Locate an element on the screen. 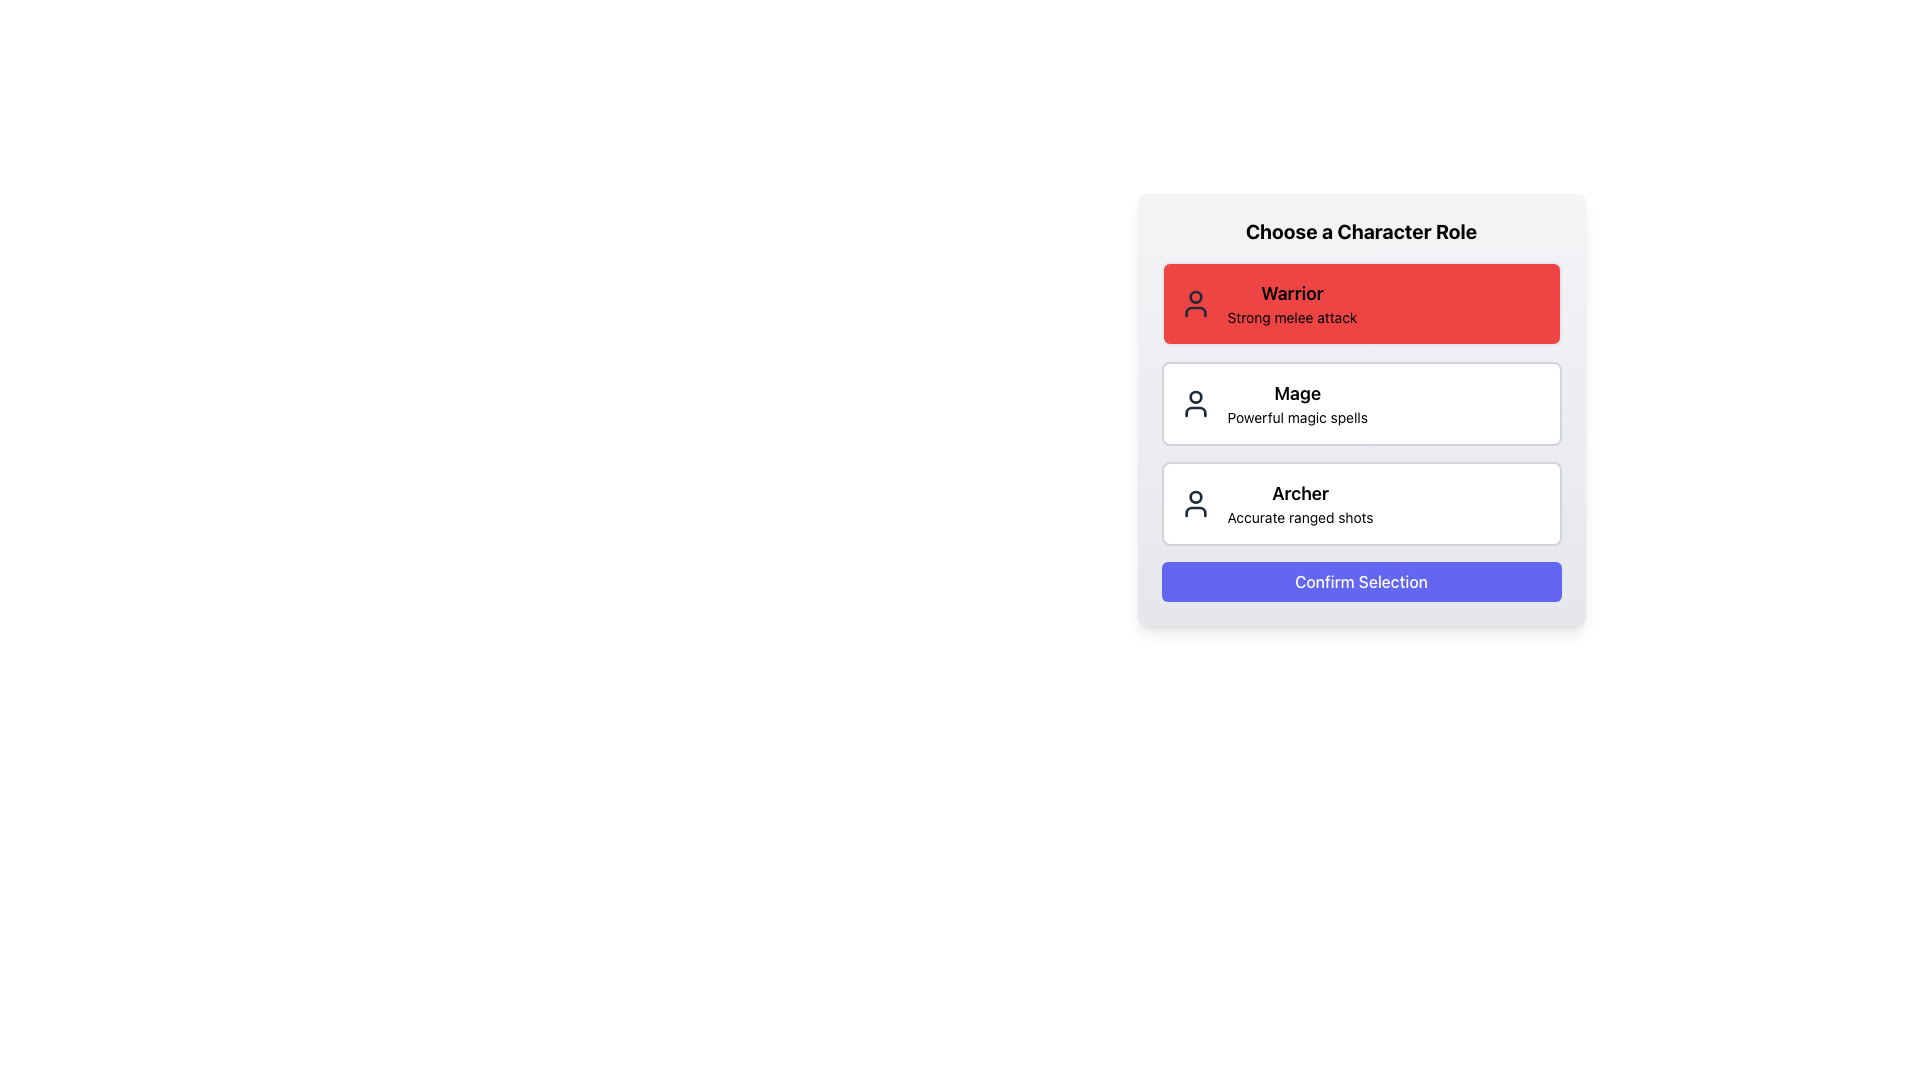 This screenshot has width=1920, height=1080. the text label displaying 'Accurate ranged shots', which is positioned below 'Archer' and is part of the third selectable option in 'Choose a Character Role' is located at coordinates (1300, 516).